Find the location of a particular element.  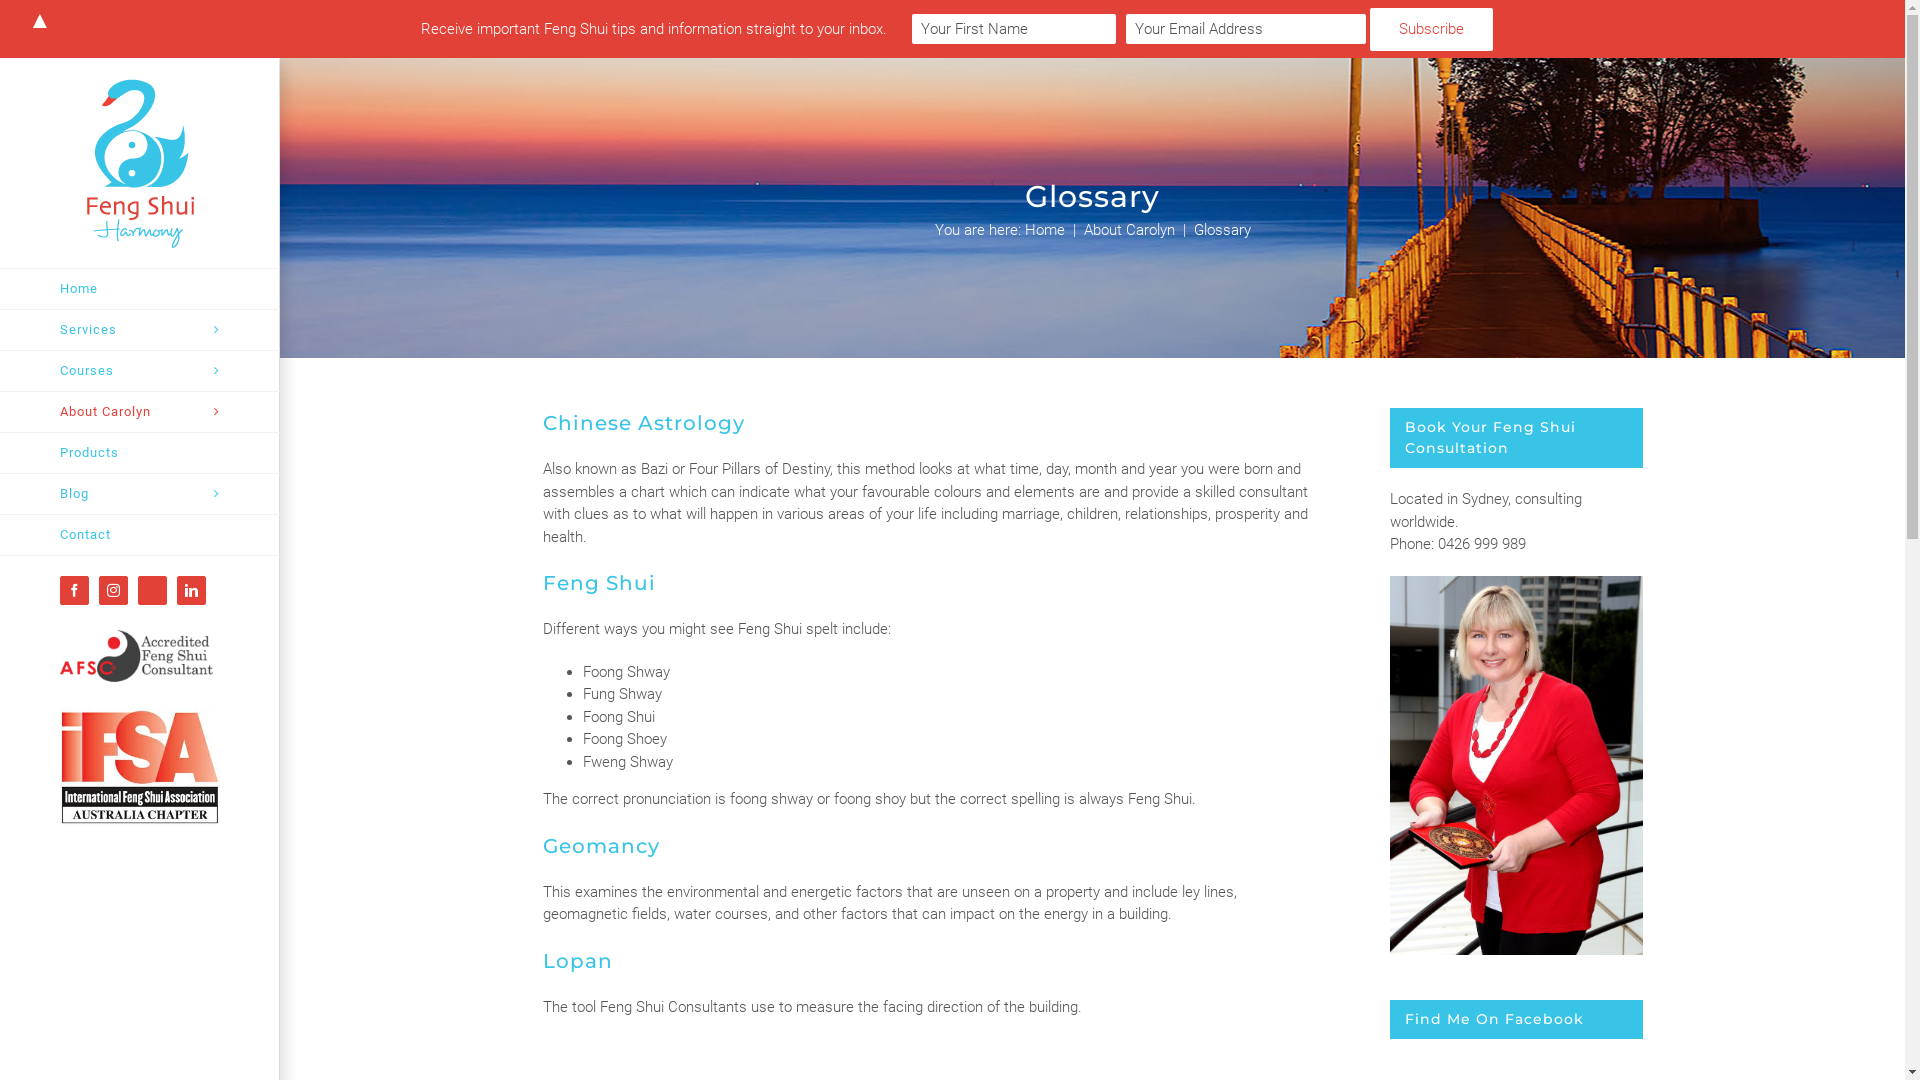

'Subscribe' is located at coordinates (1430, 29).